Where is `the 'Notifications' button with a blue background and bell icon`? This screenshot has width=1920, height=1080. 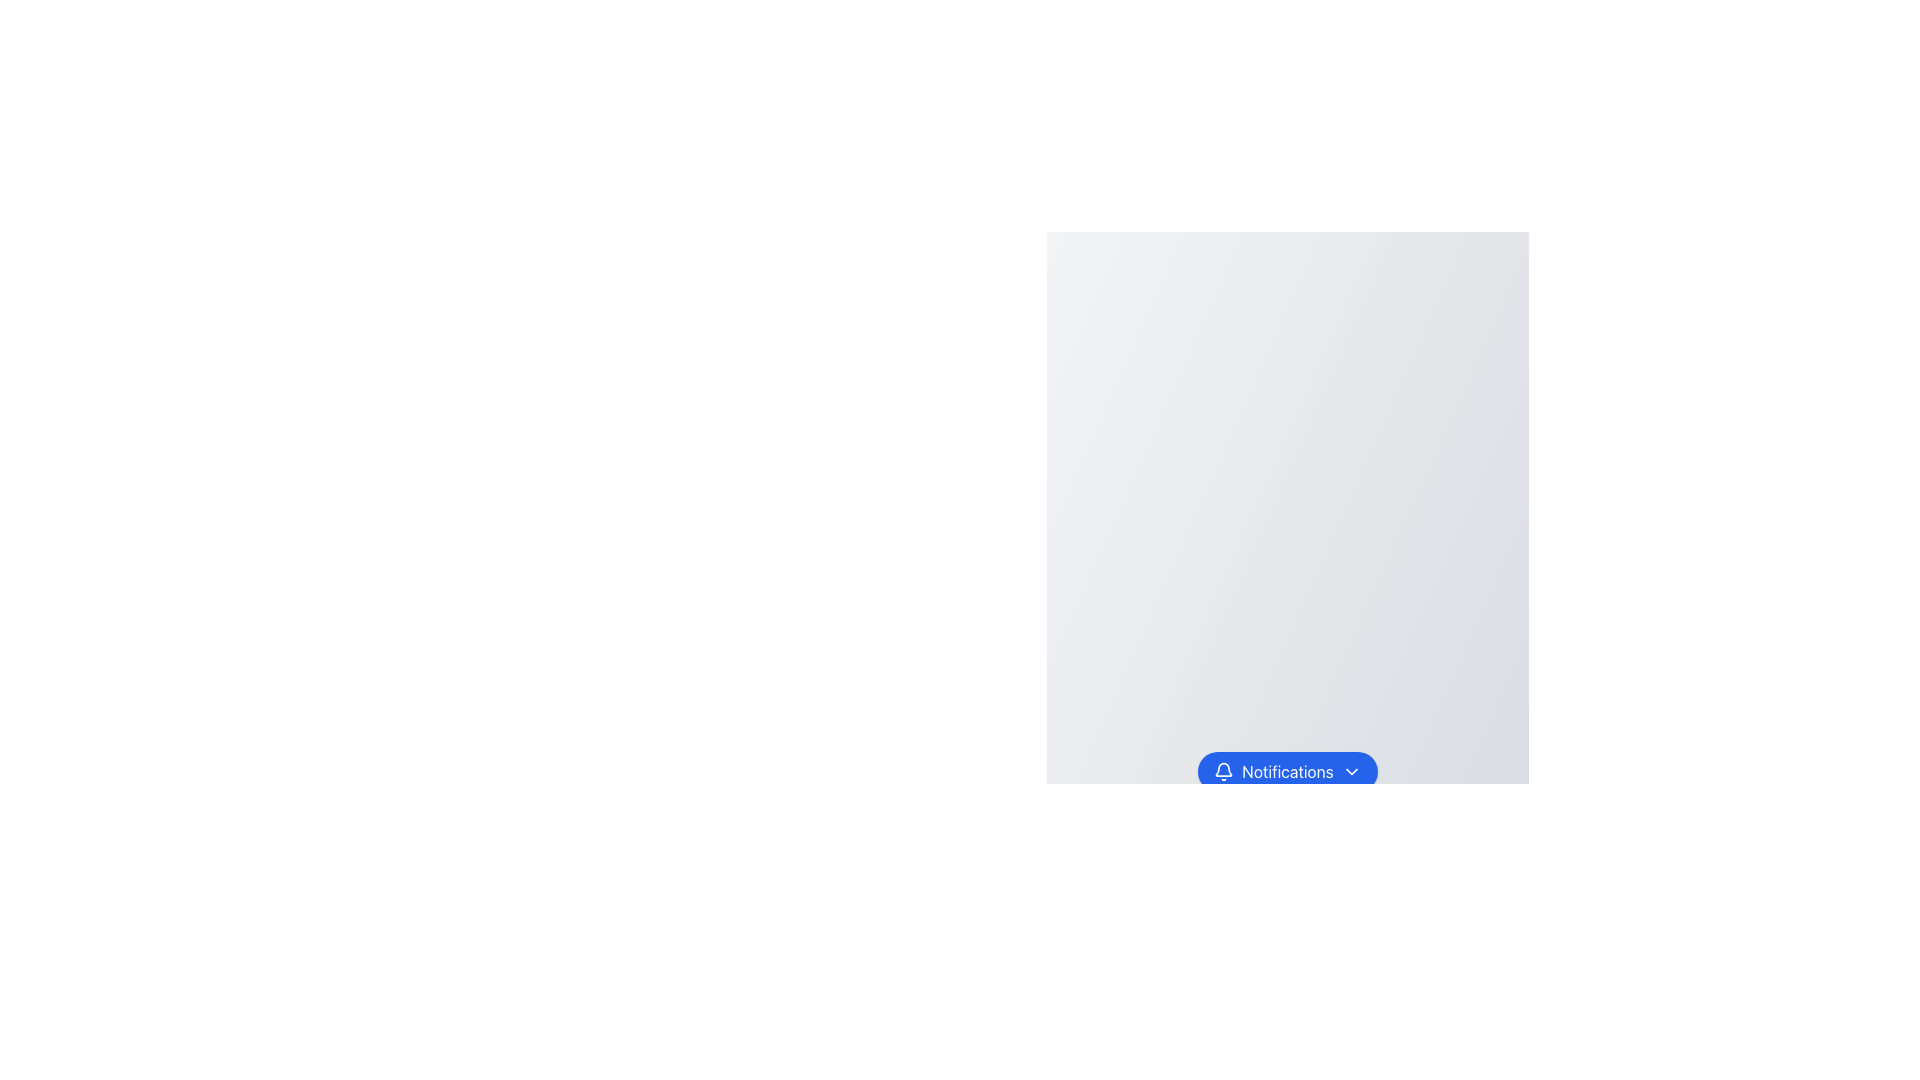 the 'Notifications' button with a blue background and bell icon is located at coordinates (1287, 770).